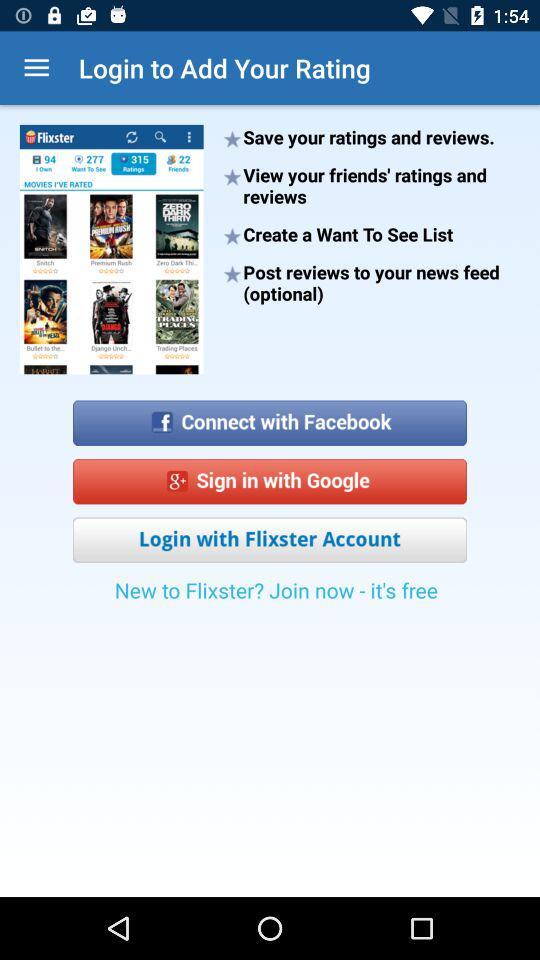  I want to click on the new to flixster icon, so click(275, 596).